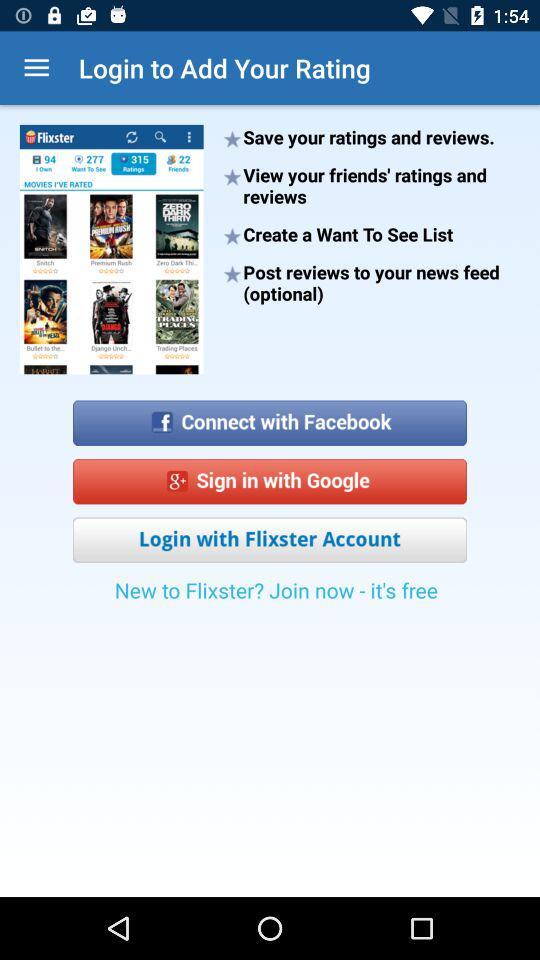  I want to click on the new to flixster icon, so click(275, 596).